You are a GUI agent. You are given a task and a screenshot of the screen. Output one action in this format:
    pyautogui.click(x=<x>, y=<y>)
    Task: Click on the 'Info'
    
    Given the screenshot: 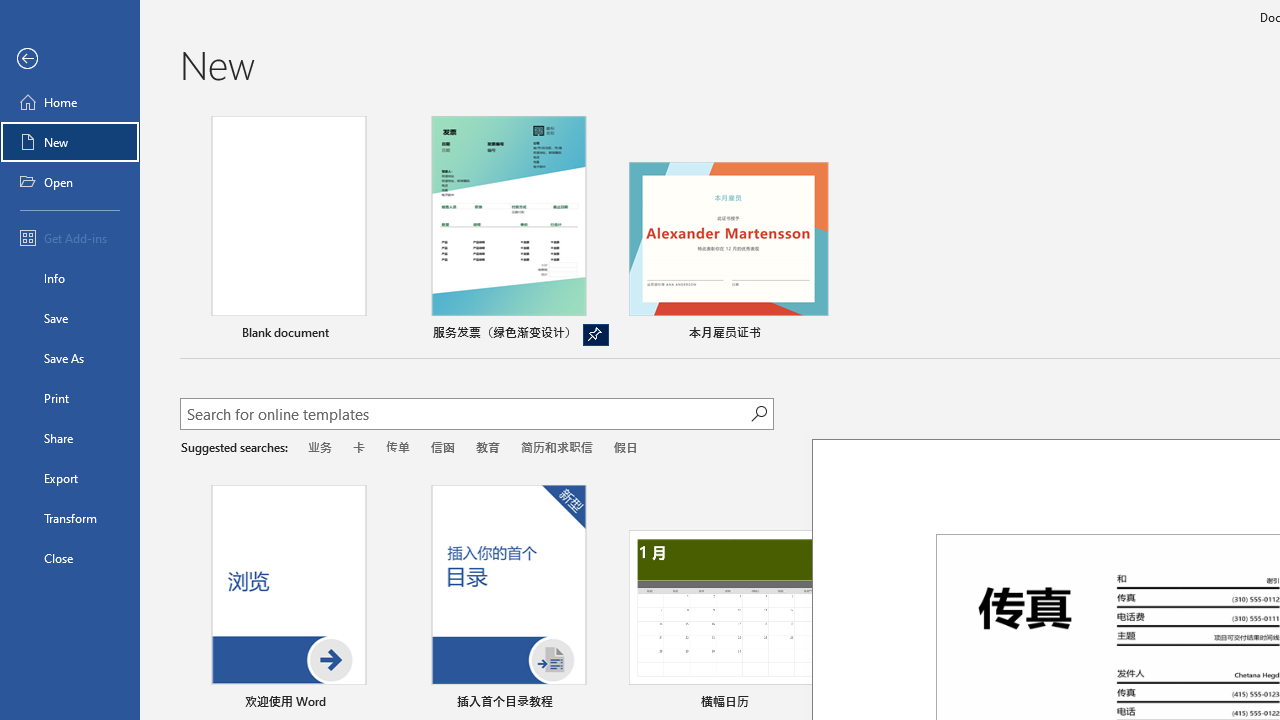 What is the action you would take?
    pyautogui.click(x=69, y=277)
    